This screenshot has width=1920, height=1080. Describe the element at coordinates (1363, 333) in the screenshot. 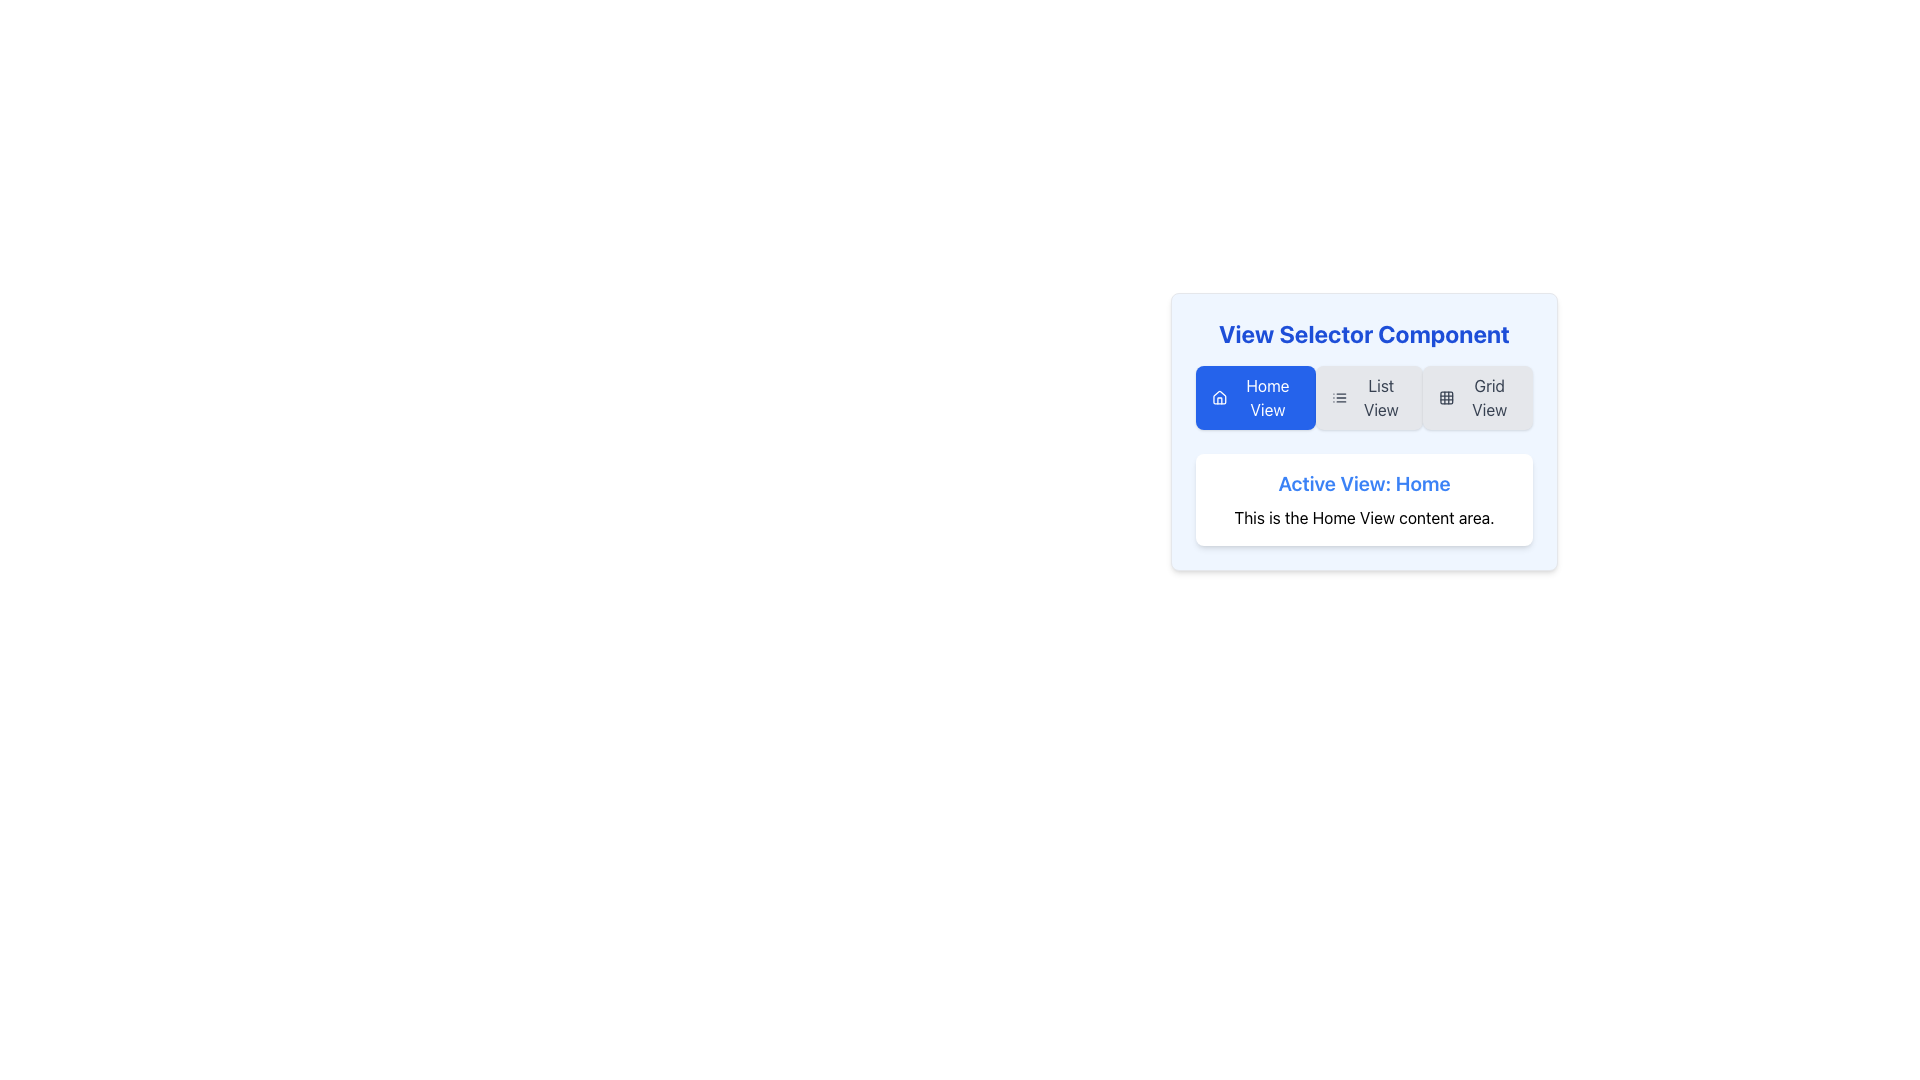

I see `text from the Text Label that serves as a title or heading, located at the top center of the interface` at that location.